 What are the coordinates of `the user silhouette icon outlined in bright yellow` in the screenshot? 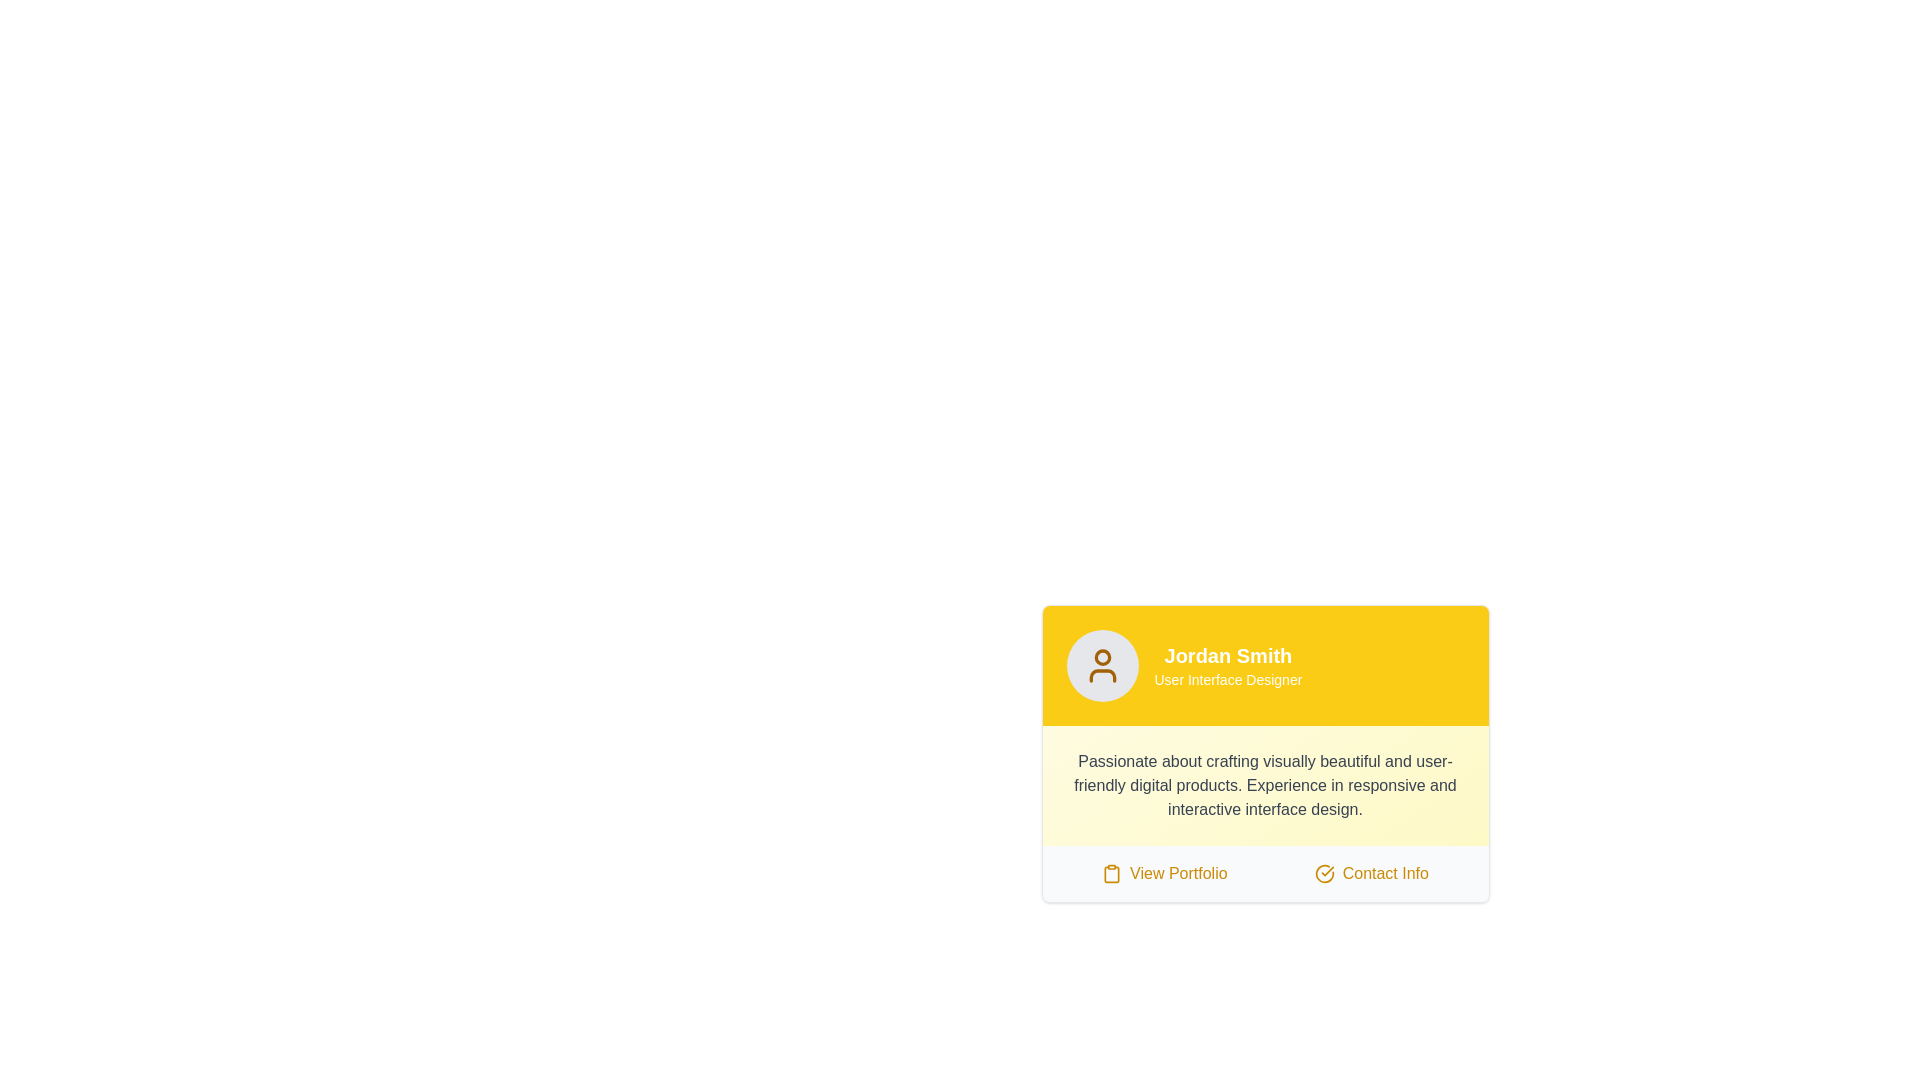 It's located at (1101, 666).